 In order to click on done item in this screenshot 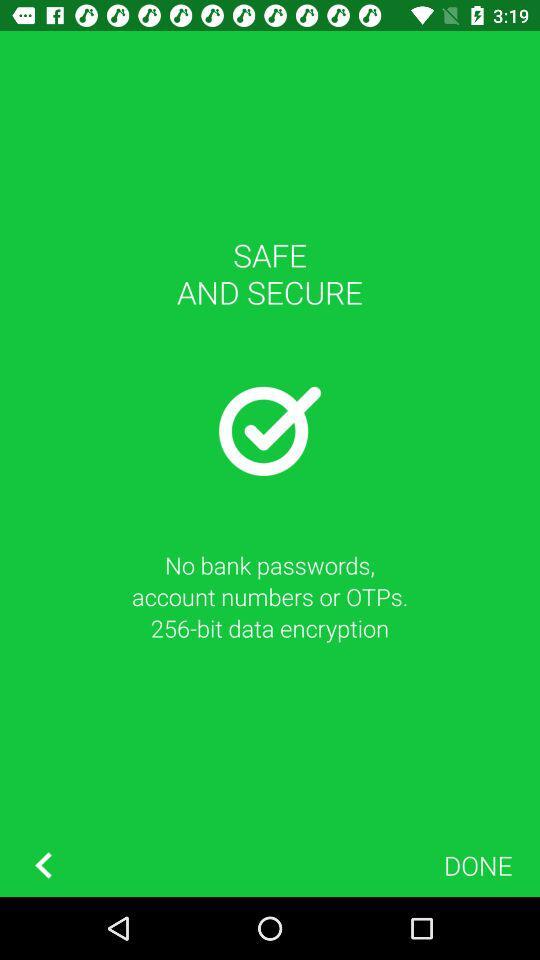, I will do `click(477, 864)`.